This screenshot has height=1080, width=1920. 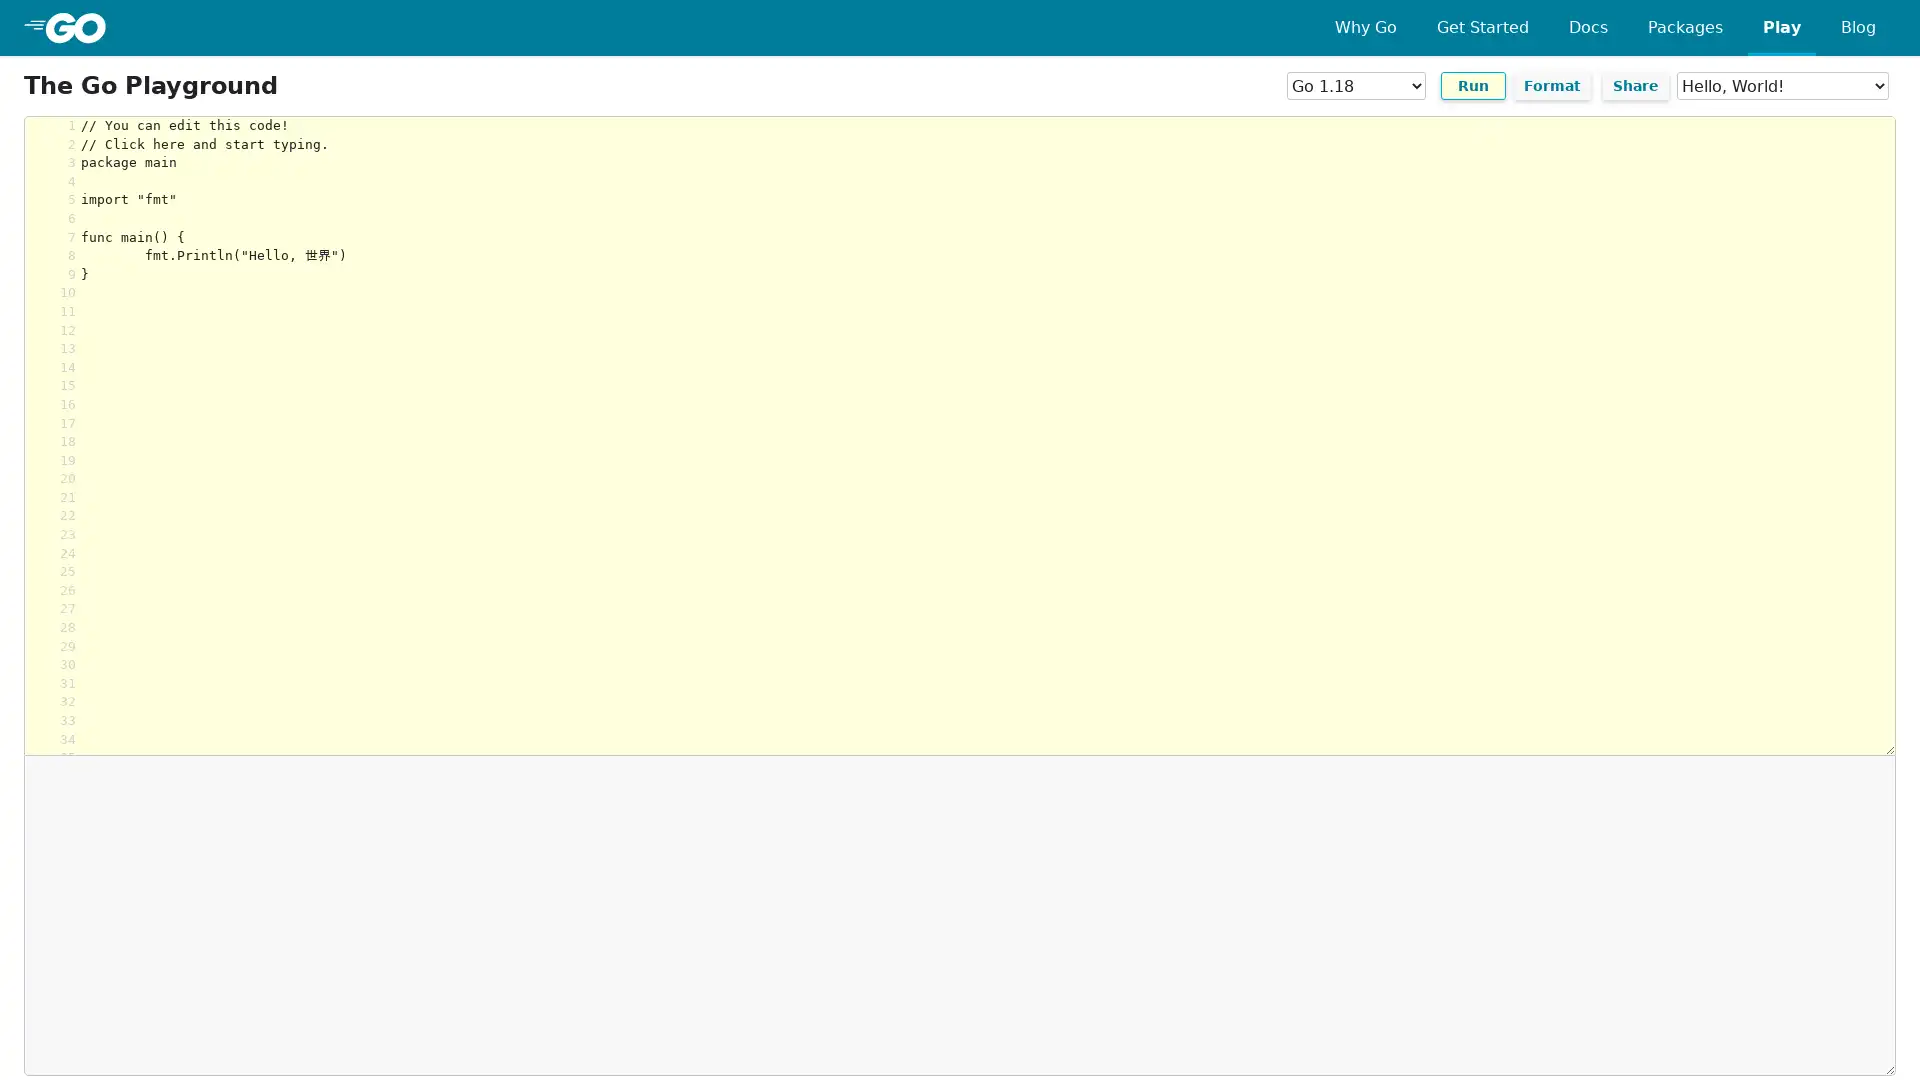 I want to click on Format, so click(x=1551, y=84).